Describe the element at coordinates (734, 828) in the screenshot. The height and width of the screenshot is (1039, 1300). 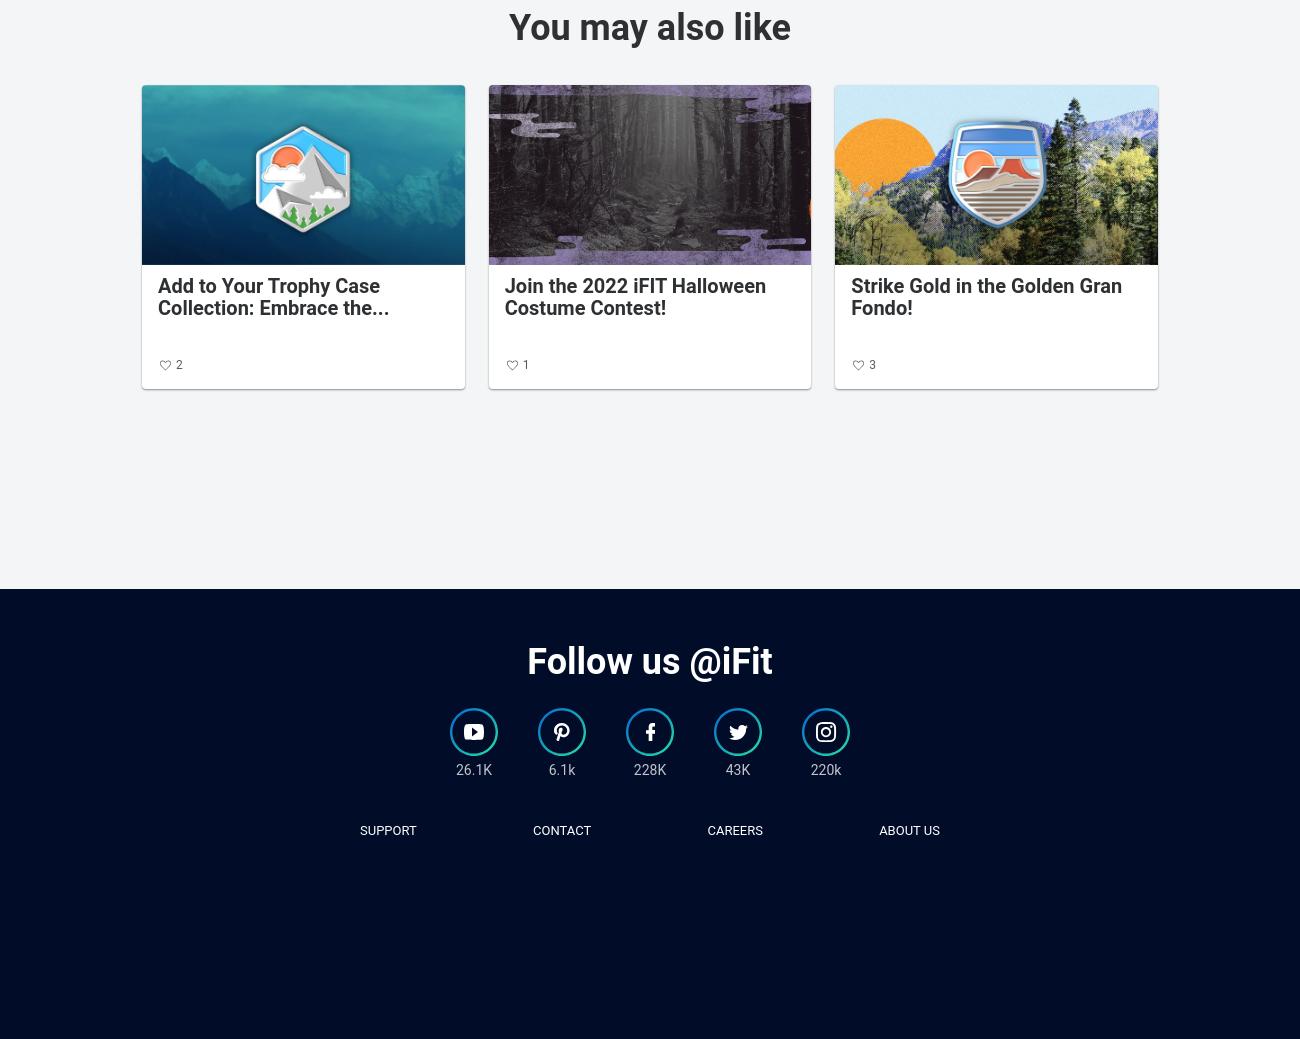
I see `'careers'` at that location.